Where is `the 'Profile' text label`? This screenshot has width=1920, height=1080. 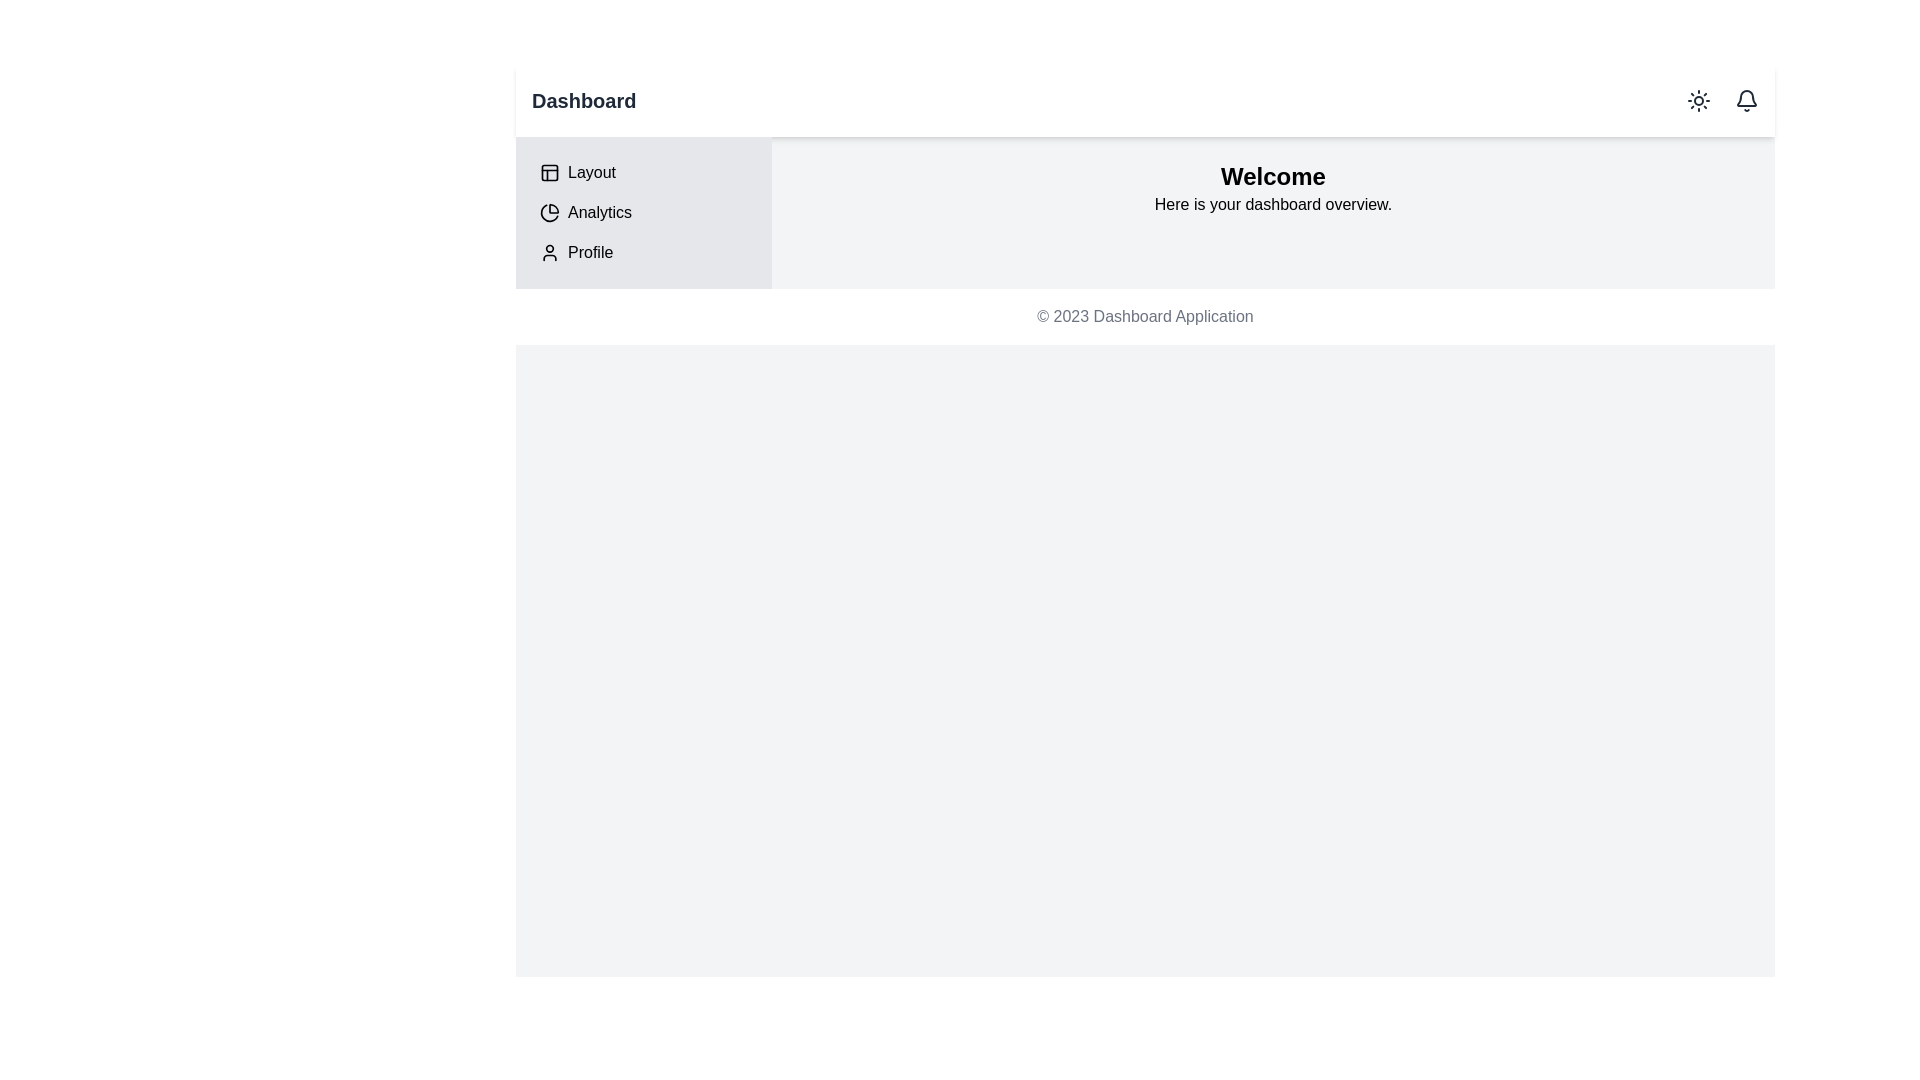 the 'Profile' text label is located at coordinates (589, 252).